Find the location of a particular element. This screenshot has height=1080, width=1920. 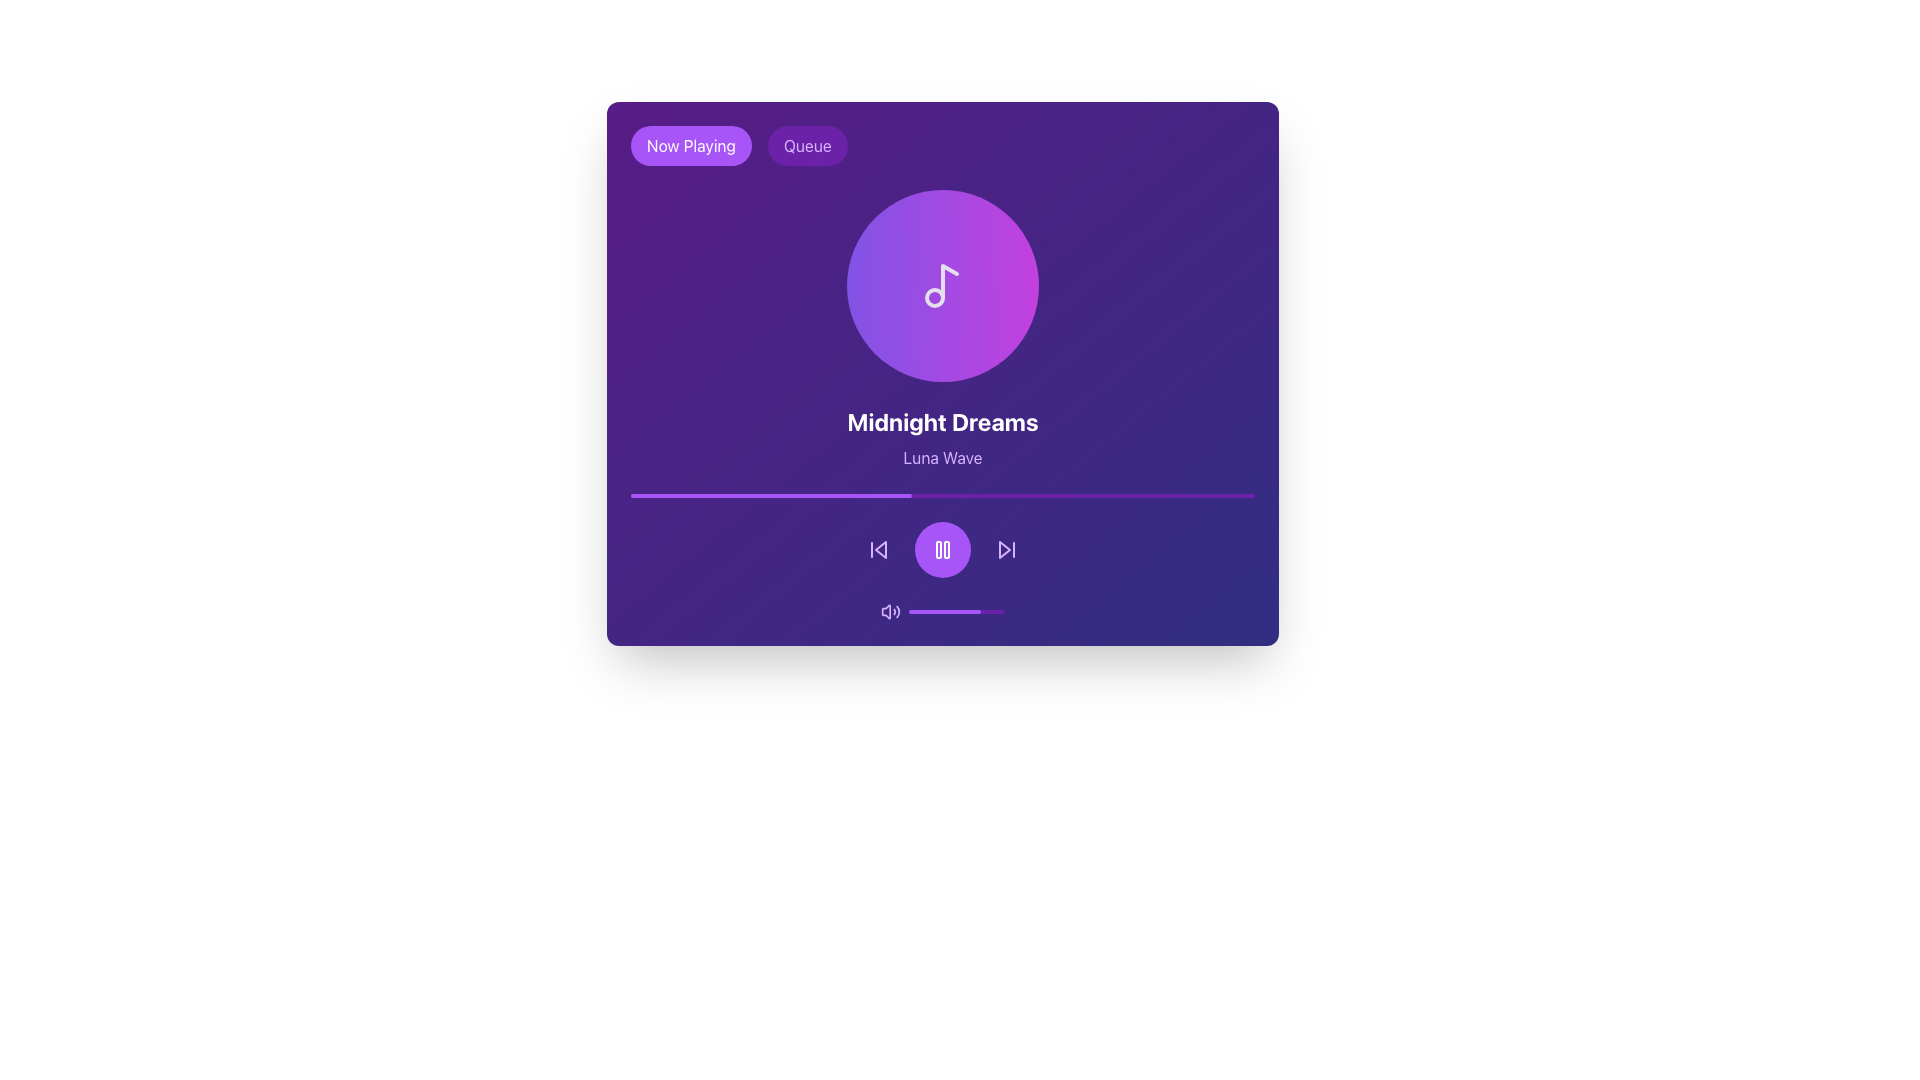

the composite element that displays the currently playing track's title and artist name to play or pause the track is located at coordinates (941, 405).